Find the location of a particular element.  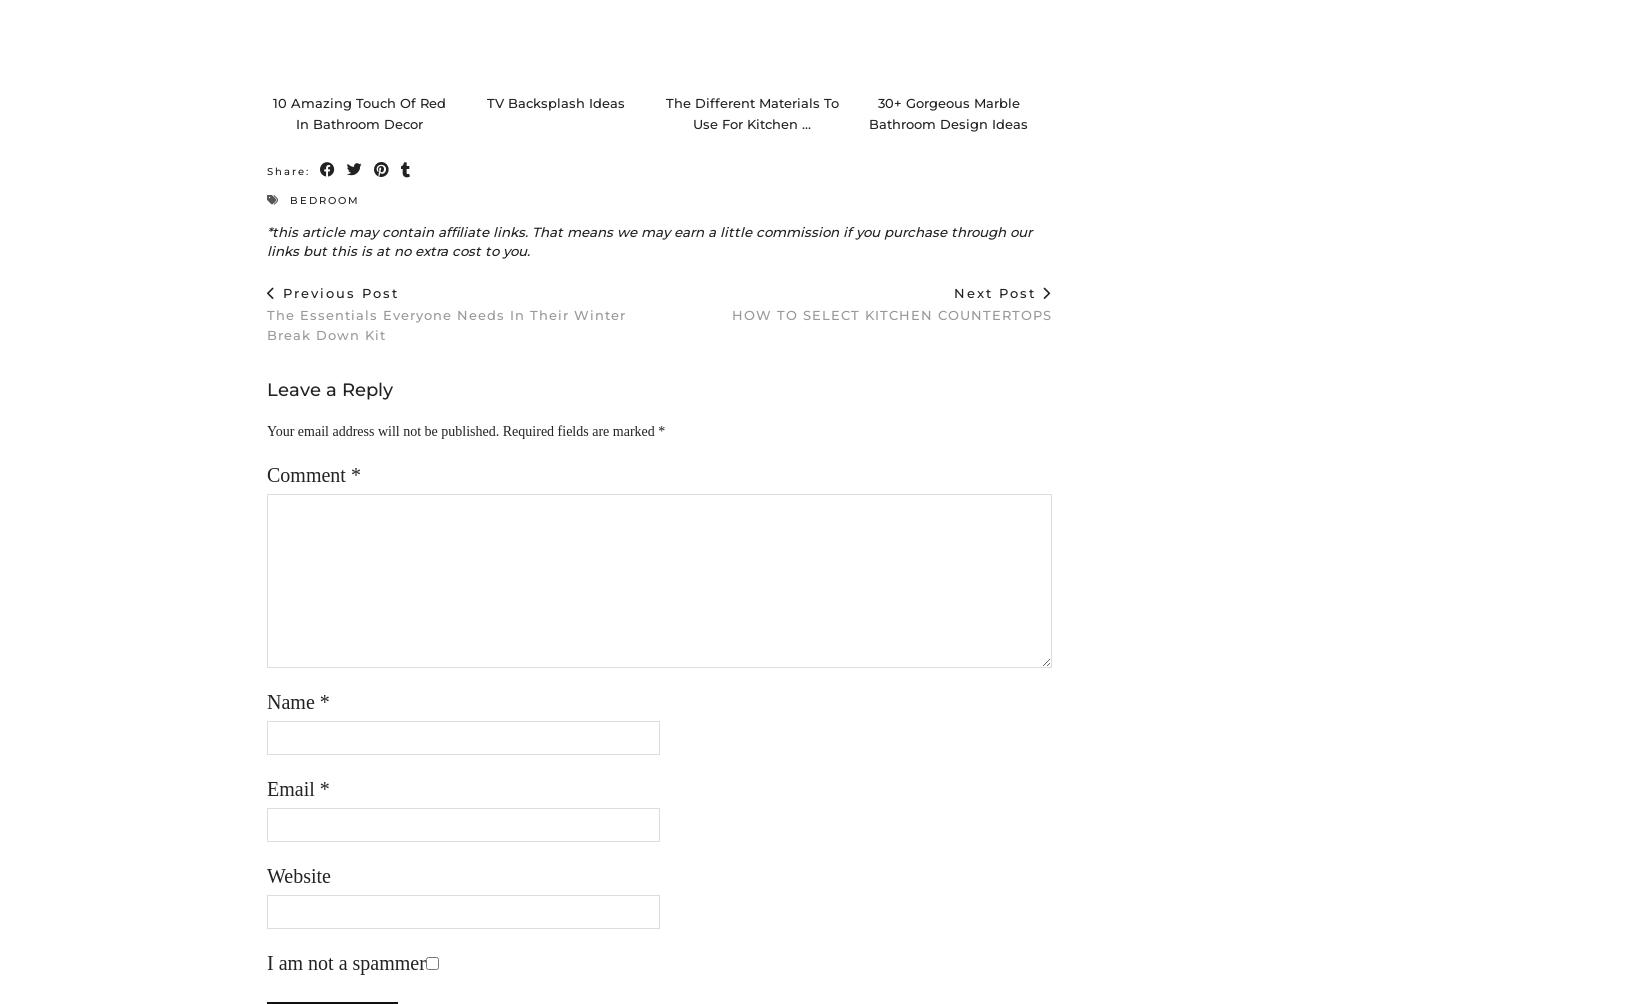

'BEDROOM' is located at coordinates (325, 219).